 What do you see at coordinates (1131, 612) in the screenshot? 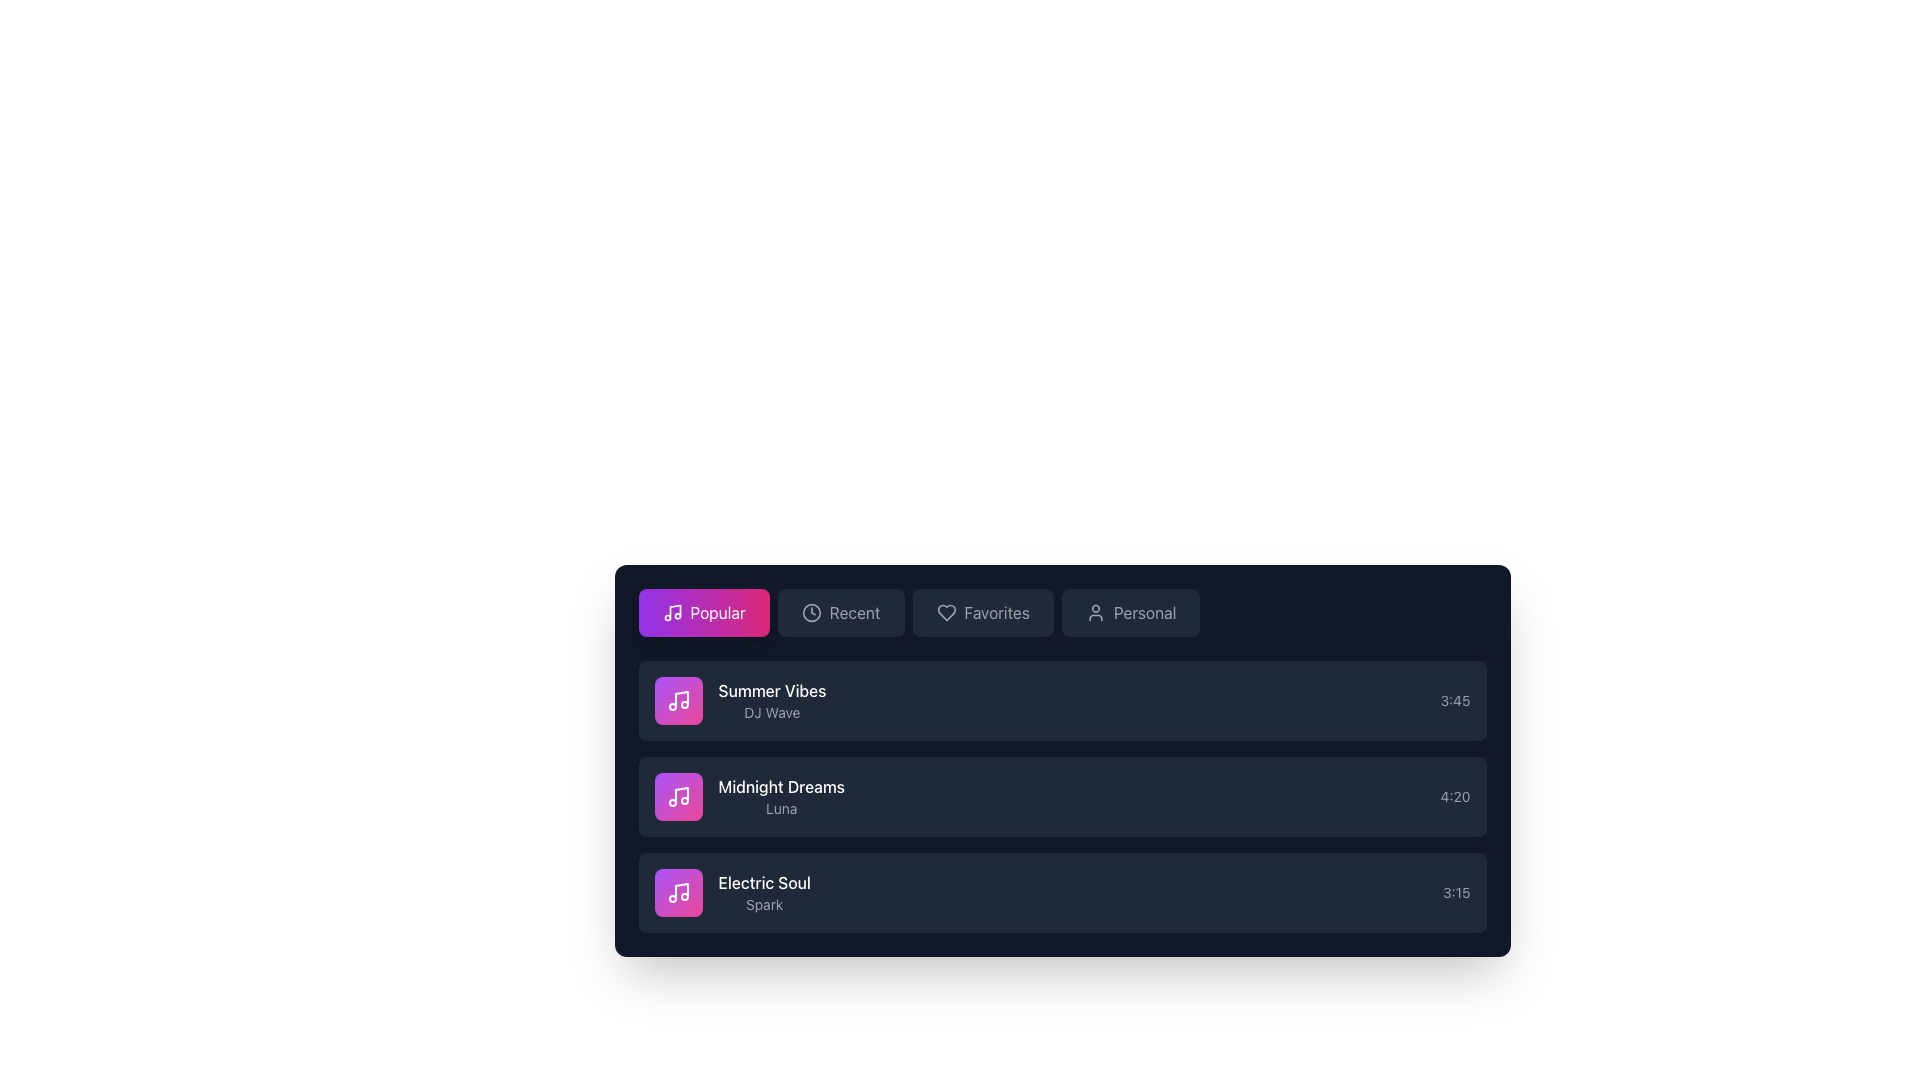
I see `the 'Personal' button, the fourth button in a row of interactive elements that filters content within the application, to observe its hover effects` at bounding box center [1131, 612].